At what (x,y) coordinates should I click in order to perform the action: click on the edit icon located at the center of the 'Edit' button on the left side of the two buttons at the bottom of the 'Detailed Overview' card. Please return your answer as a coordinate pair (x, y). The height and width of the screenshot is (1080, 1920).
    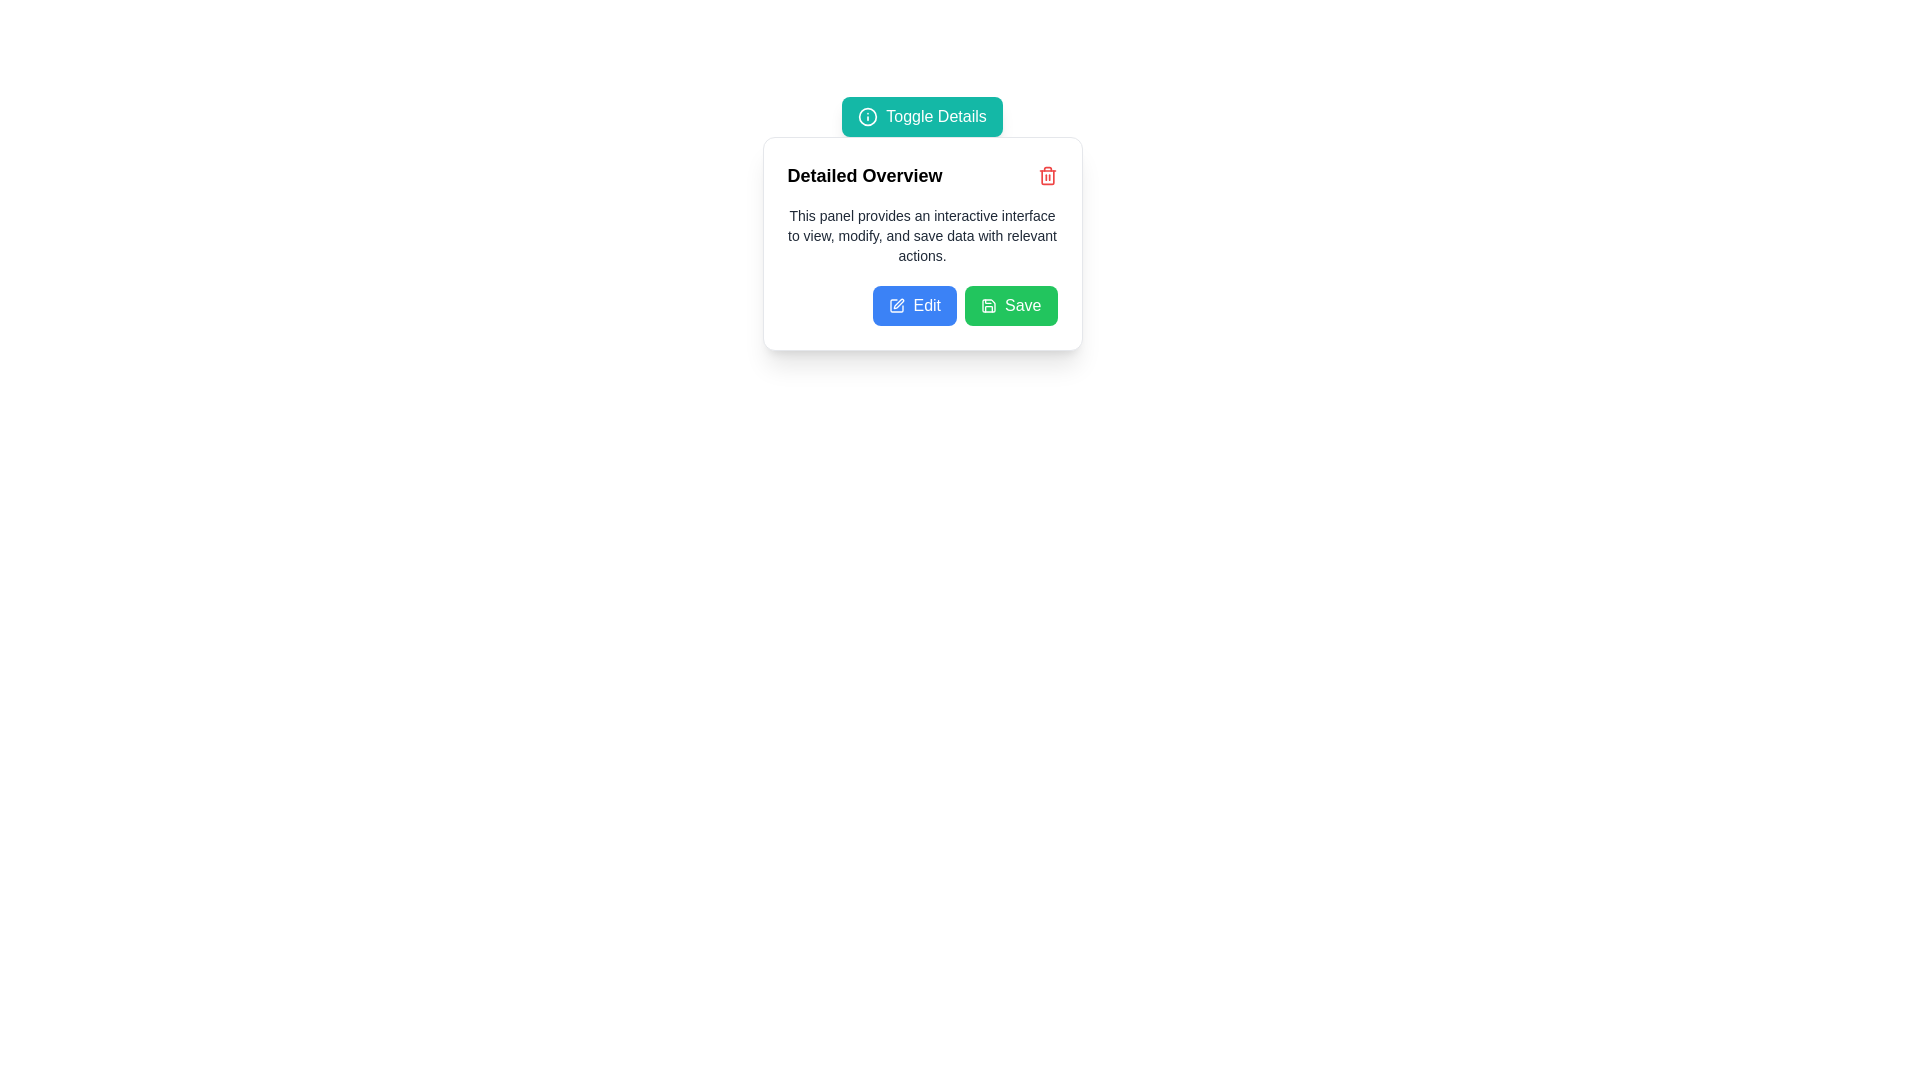
    Looking at the image, I should click on (896, 305).